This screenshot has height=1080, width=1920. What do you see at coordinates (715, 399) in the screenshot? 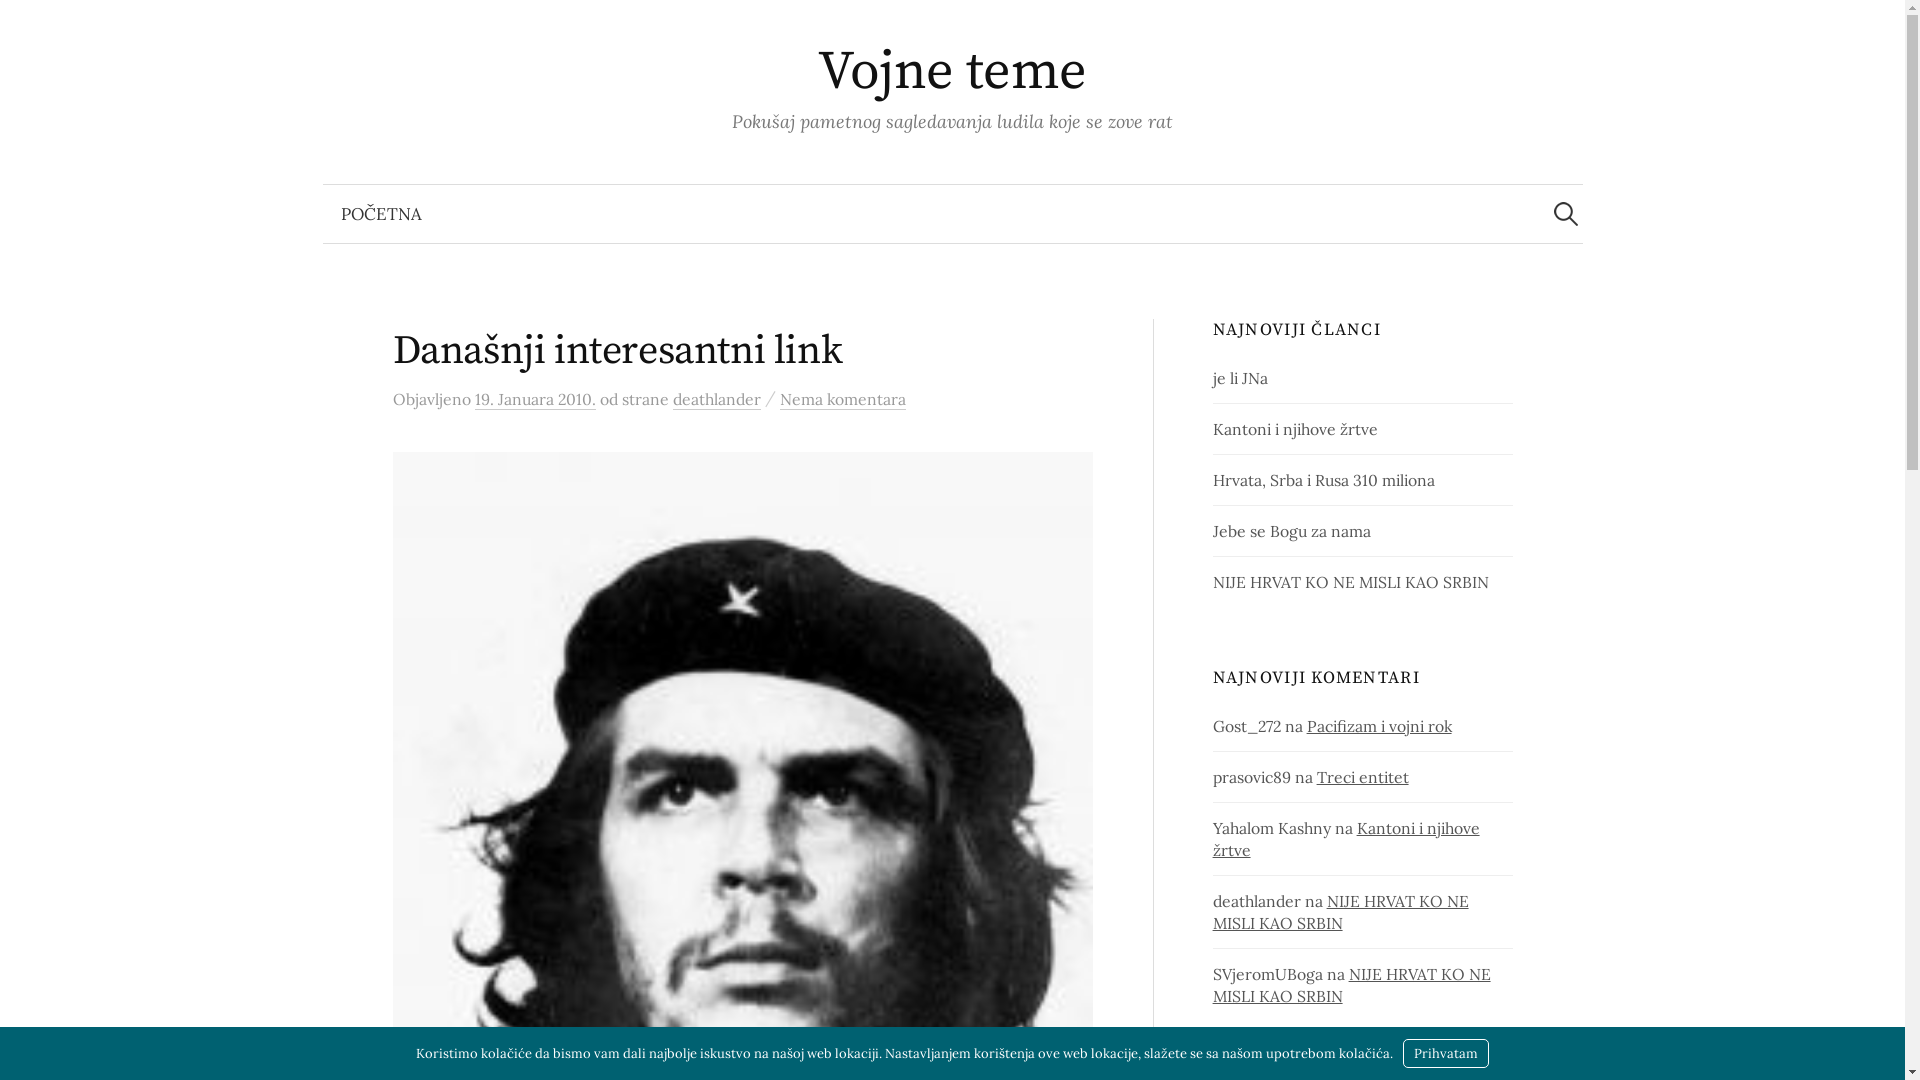
I see `'deathlander'` at bounding box center [715, 399].